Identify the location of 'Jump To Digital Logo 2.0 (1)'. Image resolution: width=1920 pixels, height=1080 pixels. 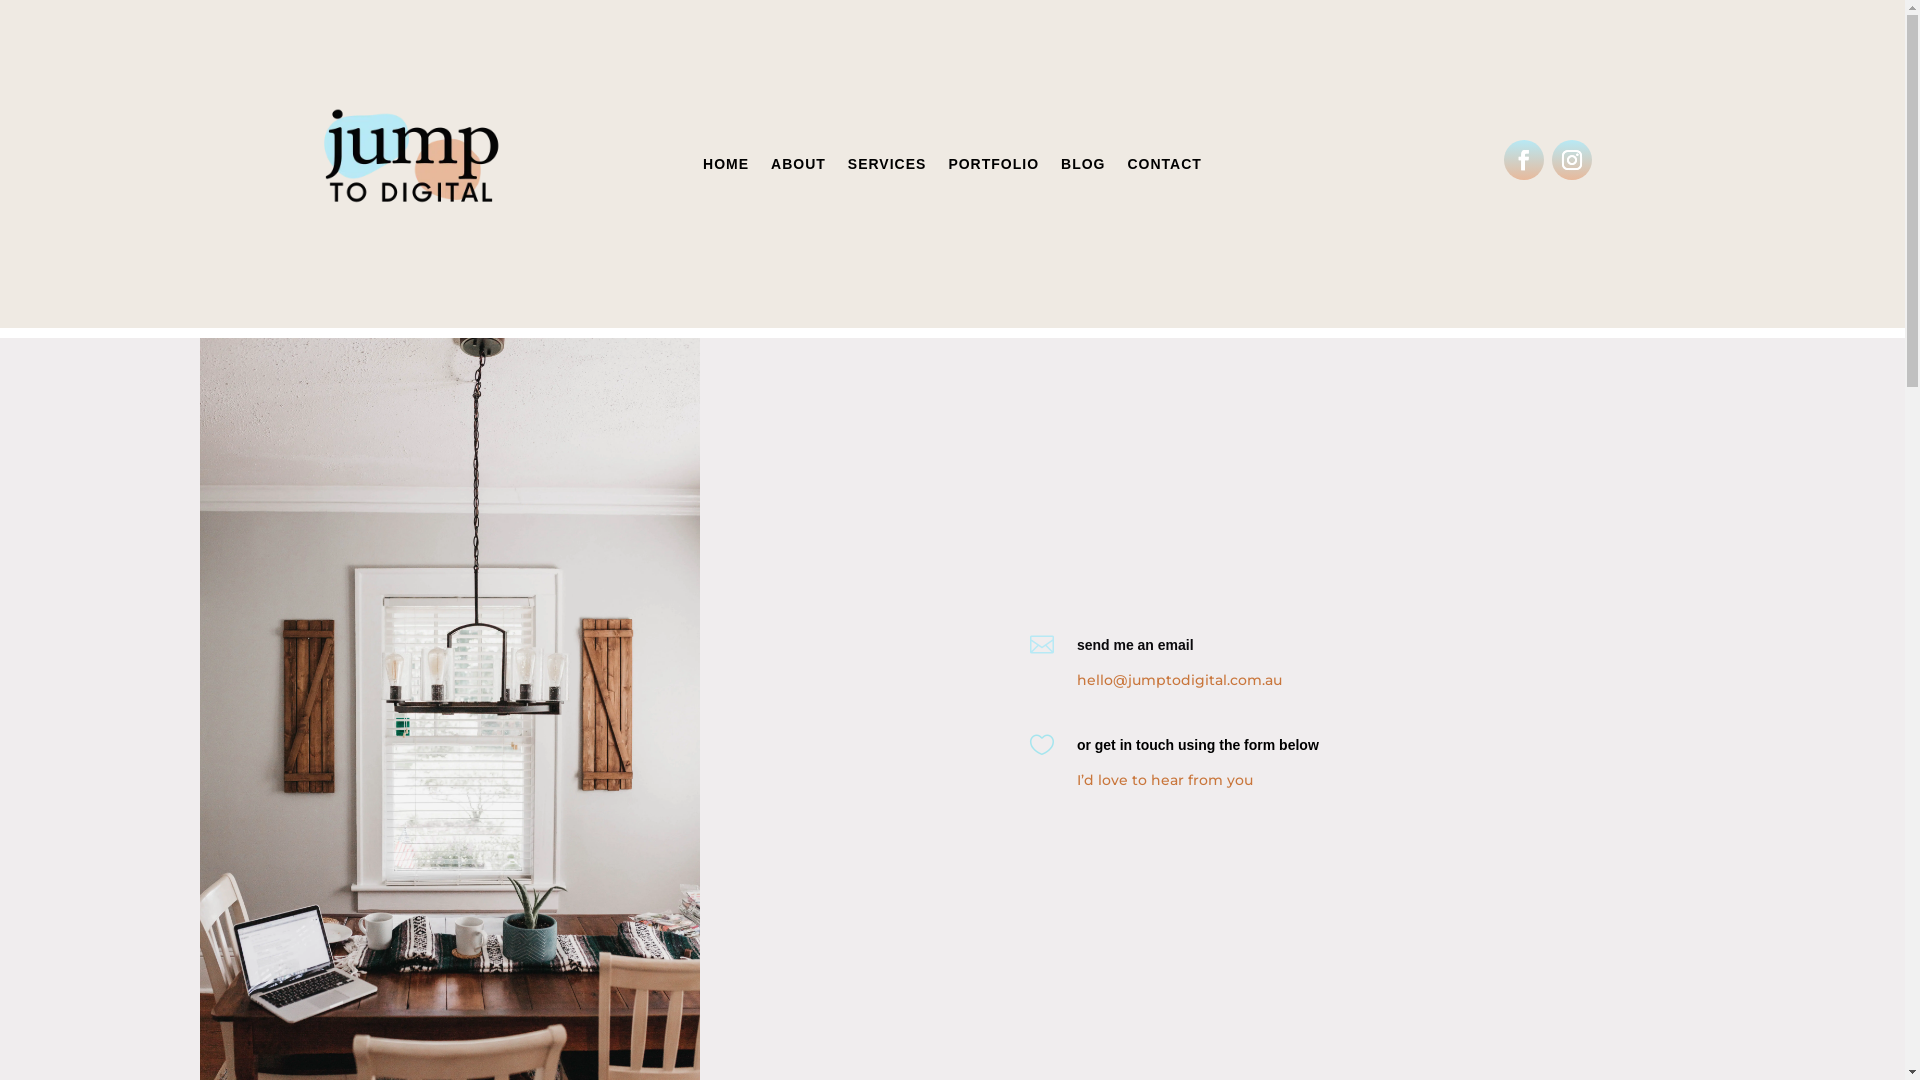
(411, 163).